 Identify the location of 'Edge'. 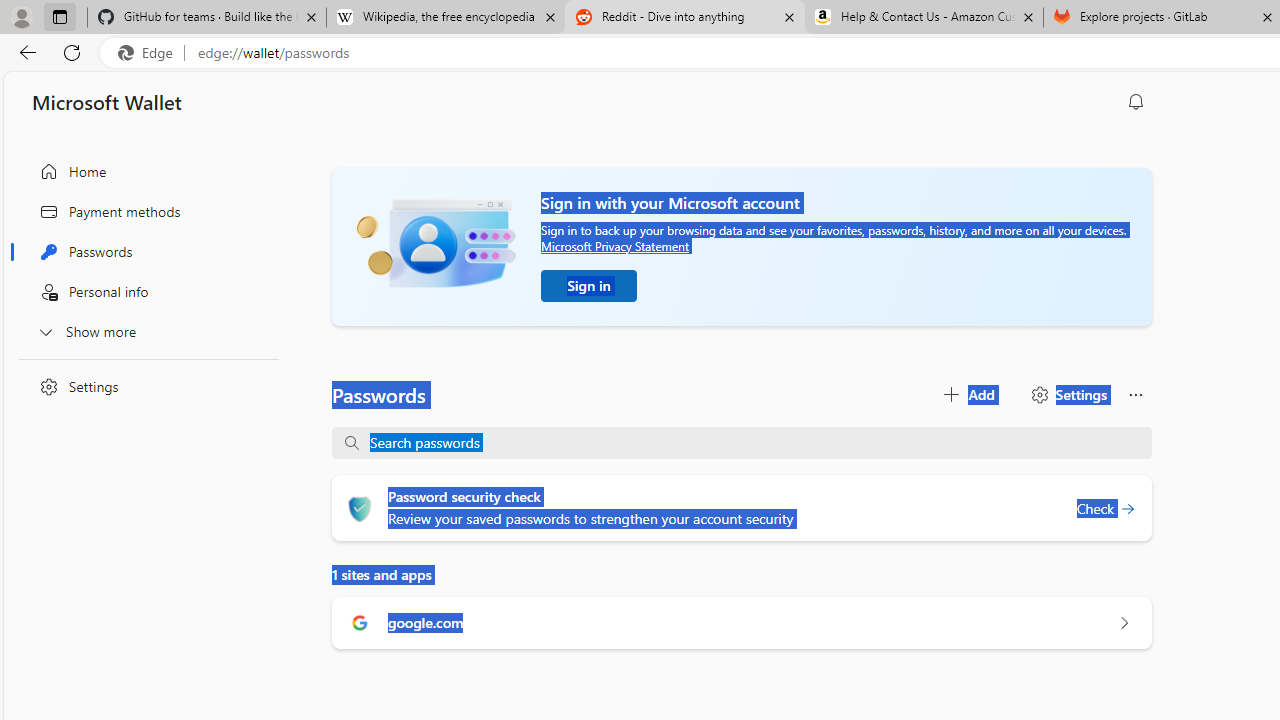
(149, 52).